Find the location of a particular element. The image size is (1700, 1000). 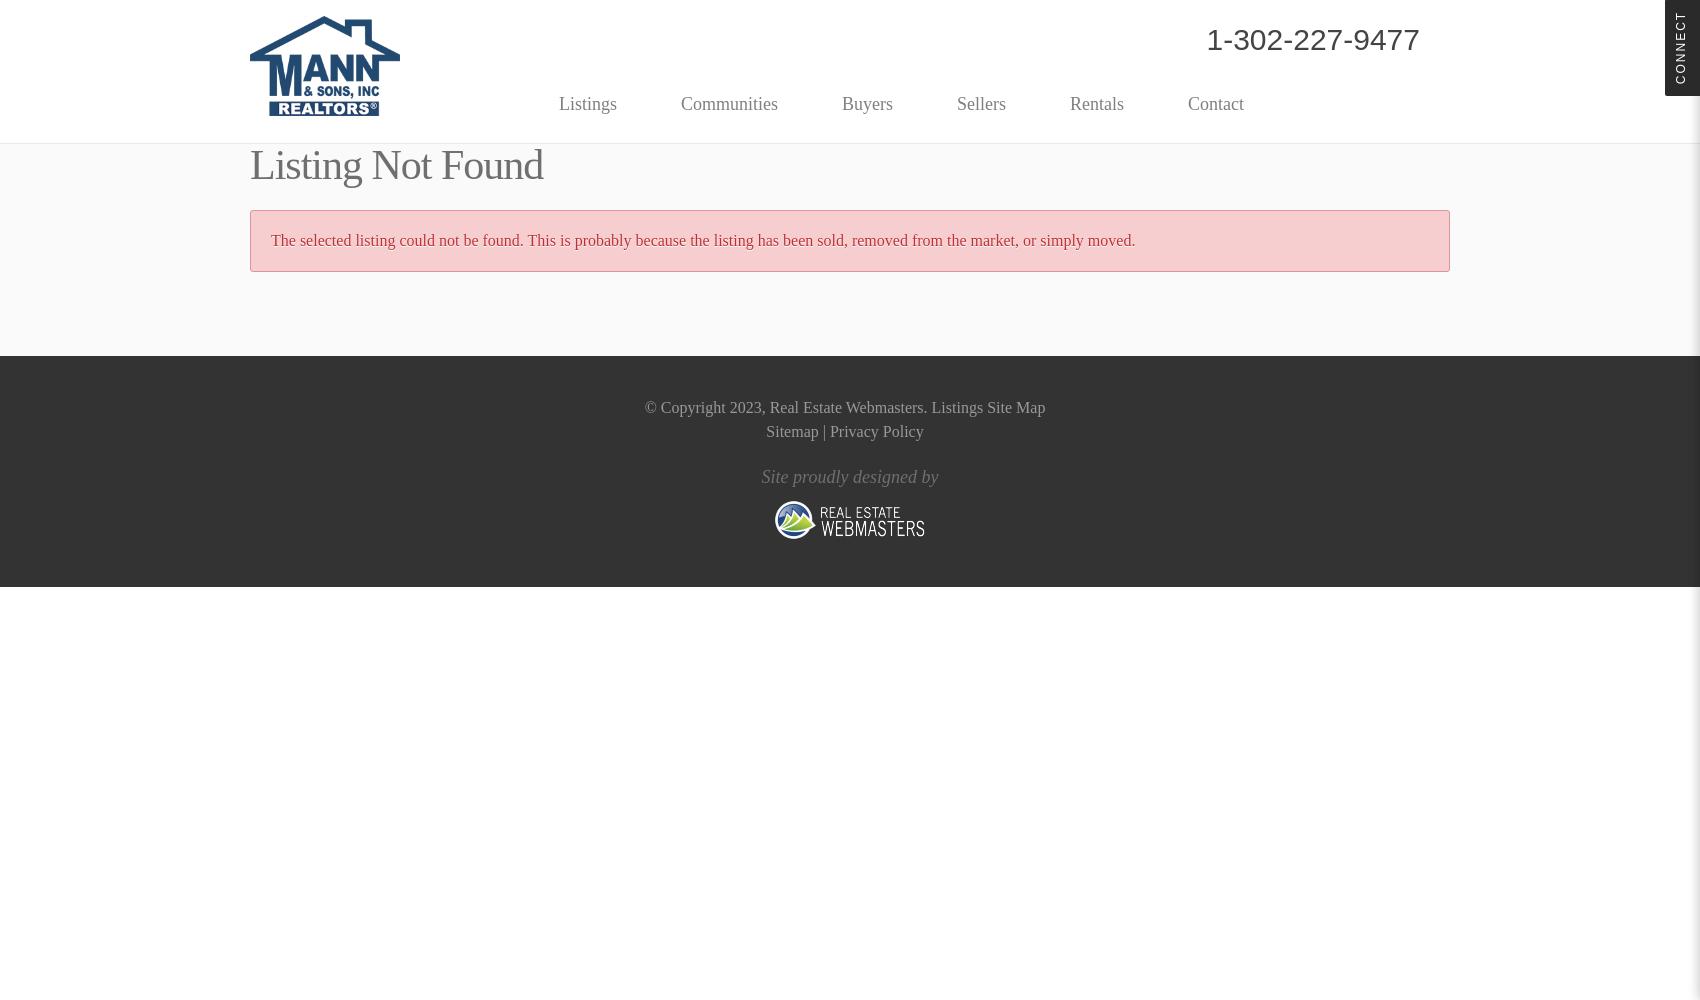

'Privacy Policy' is located at coordinates (876, 431).